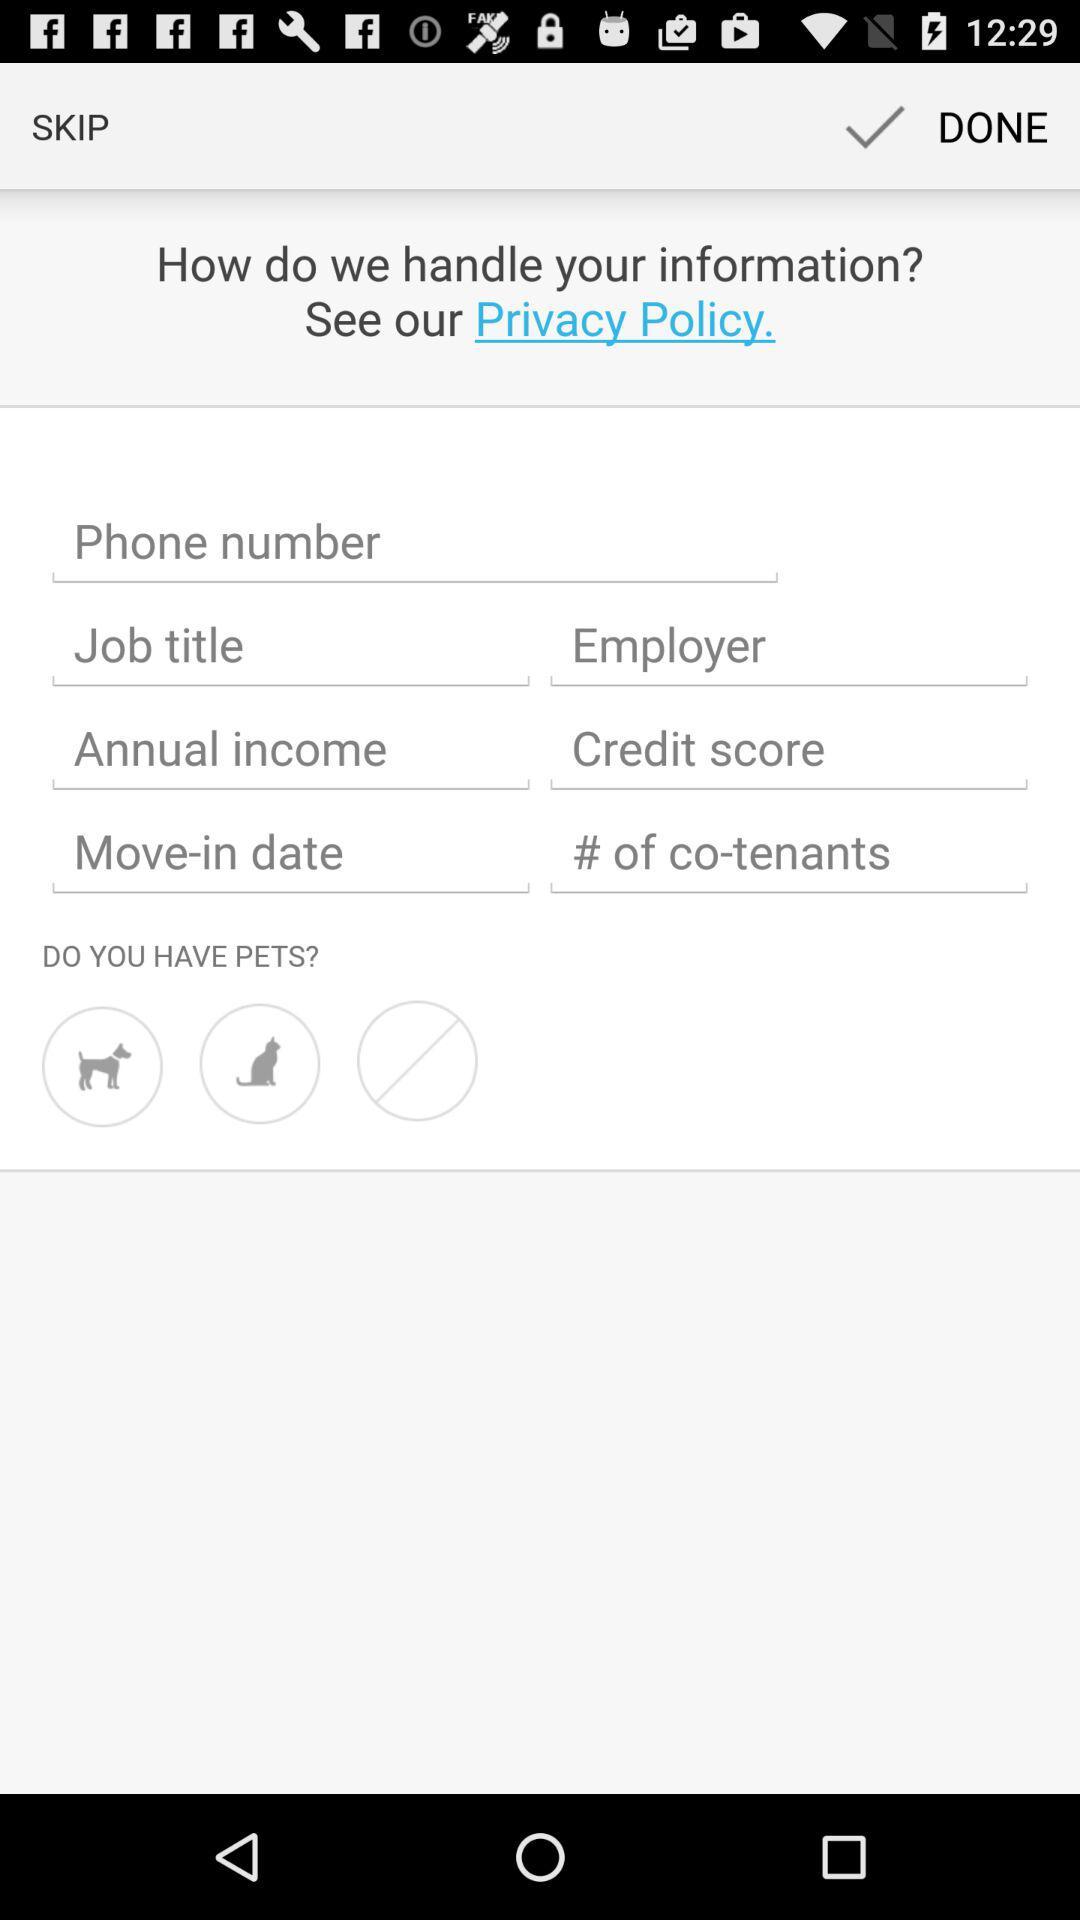 Image resolution: width=1080 pixels, height=1920 pixels. What do you see at coordinates (788, 851) in the screenshot?
I see `number of co-tenants` at bounding box center [788, 851].